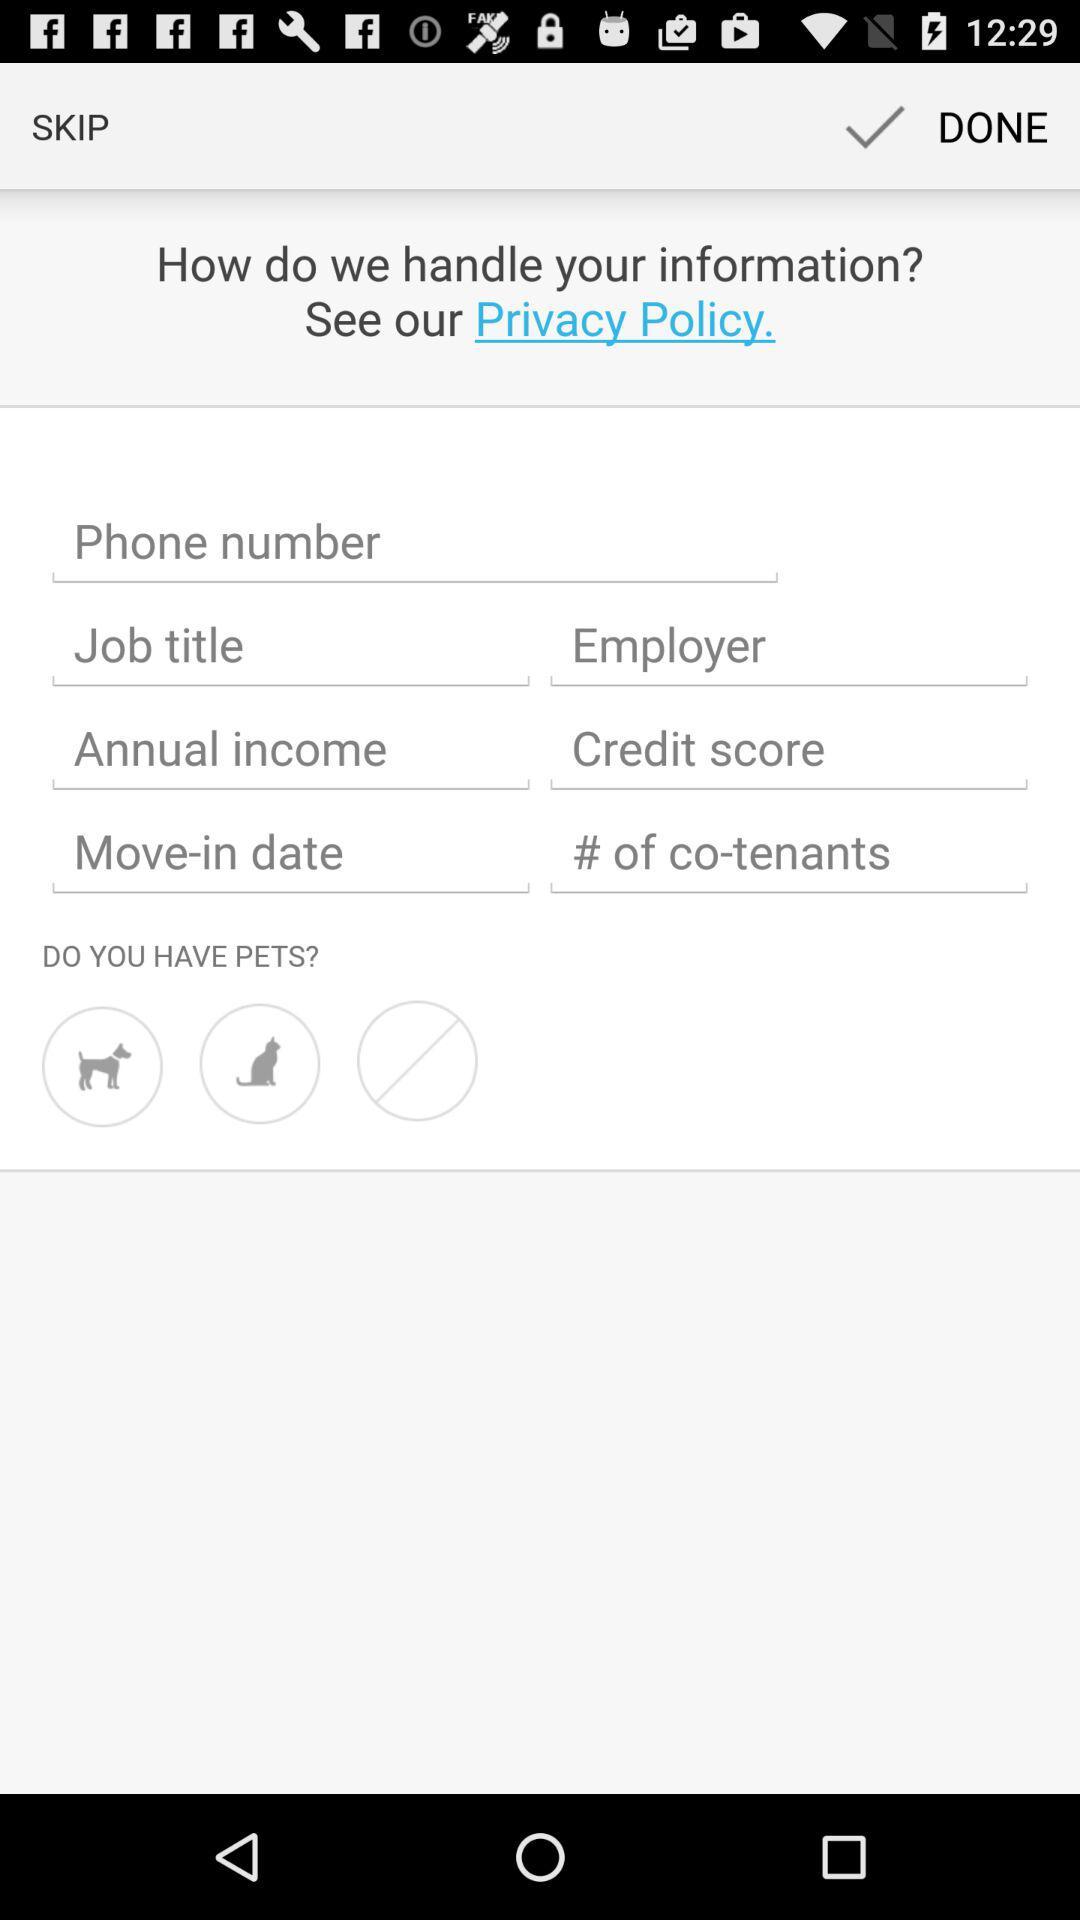 Image resolution: width=1080 pixels, height=1920 pixels. What do you see at coordinates (788, 851) in the screenshot?
I see `number of co-tenants` at bounding box center [788, 851].